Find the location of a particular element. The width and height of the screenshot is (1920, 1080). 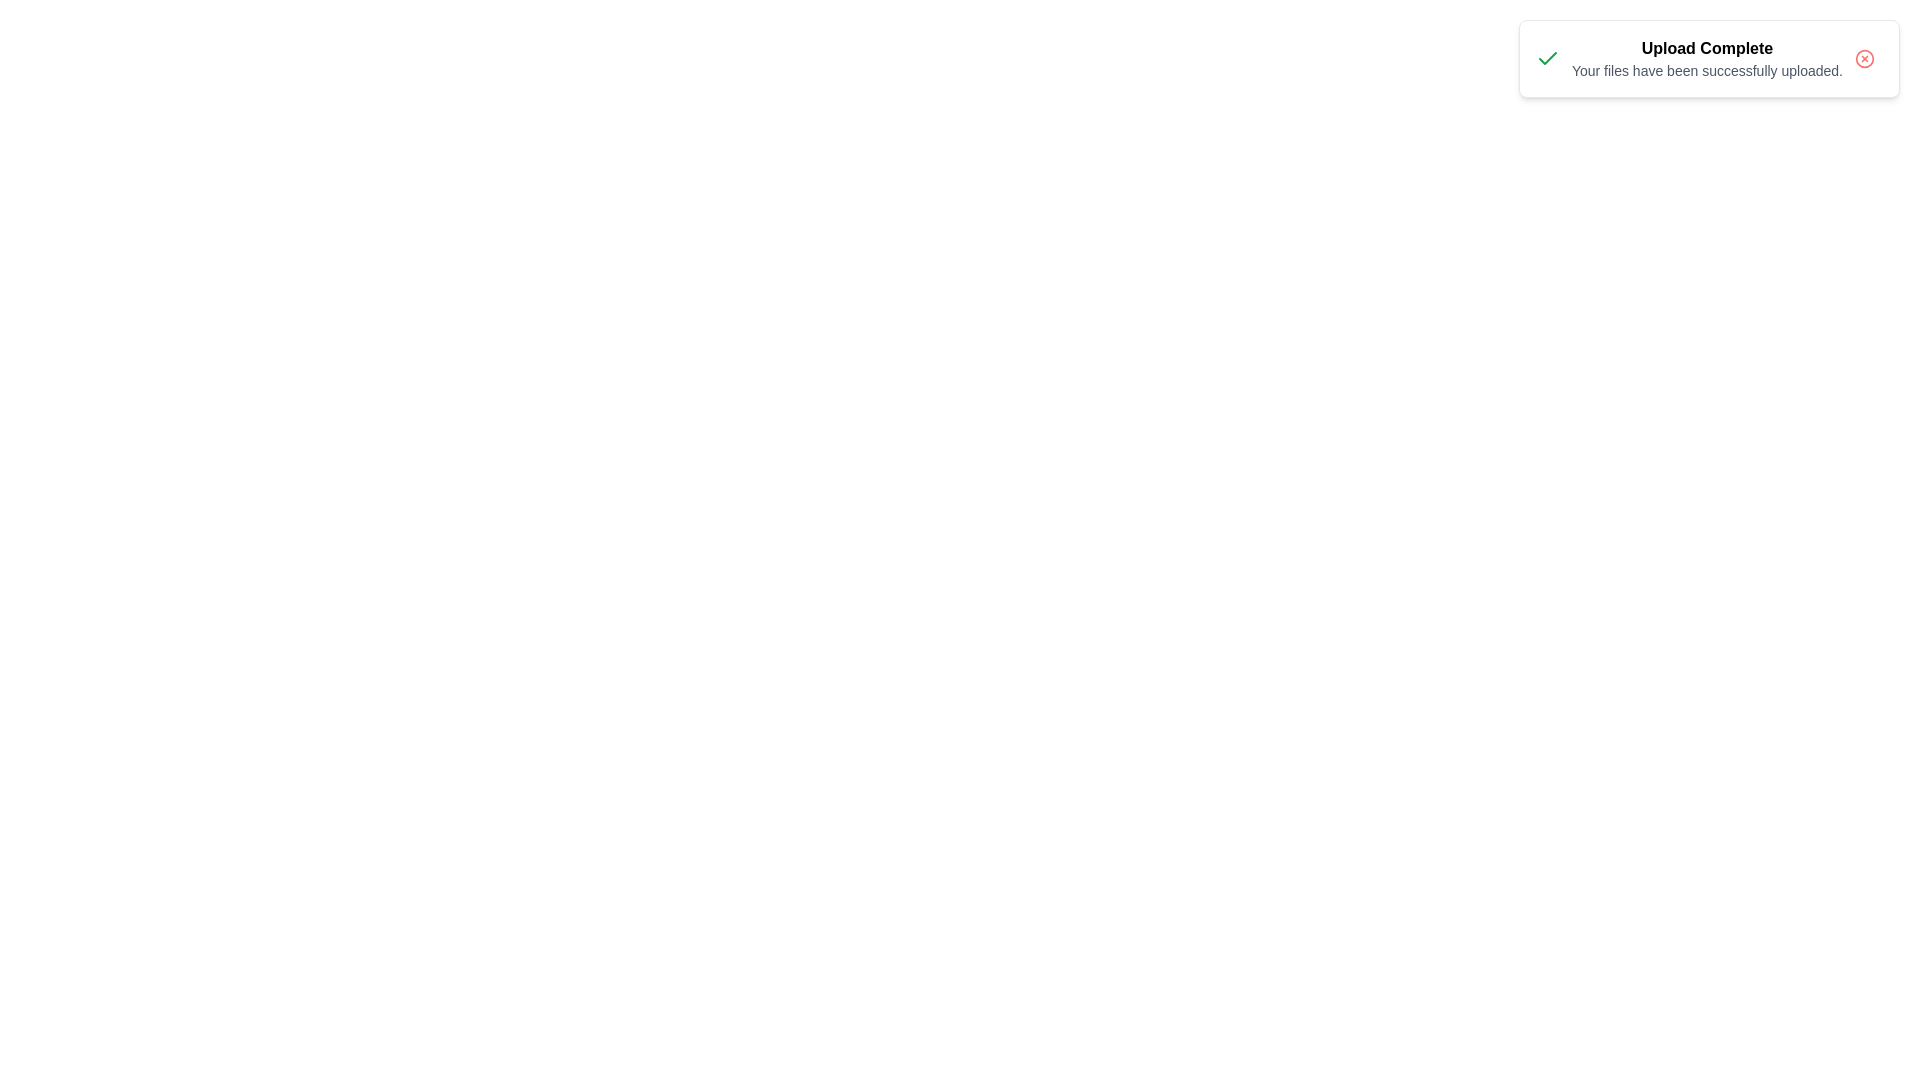

the notification icon to observe its type is located at coordinates (1546, 57).